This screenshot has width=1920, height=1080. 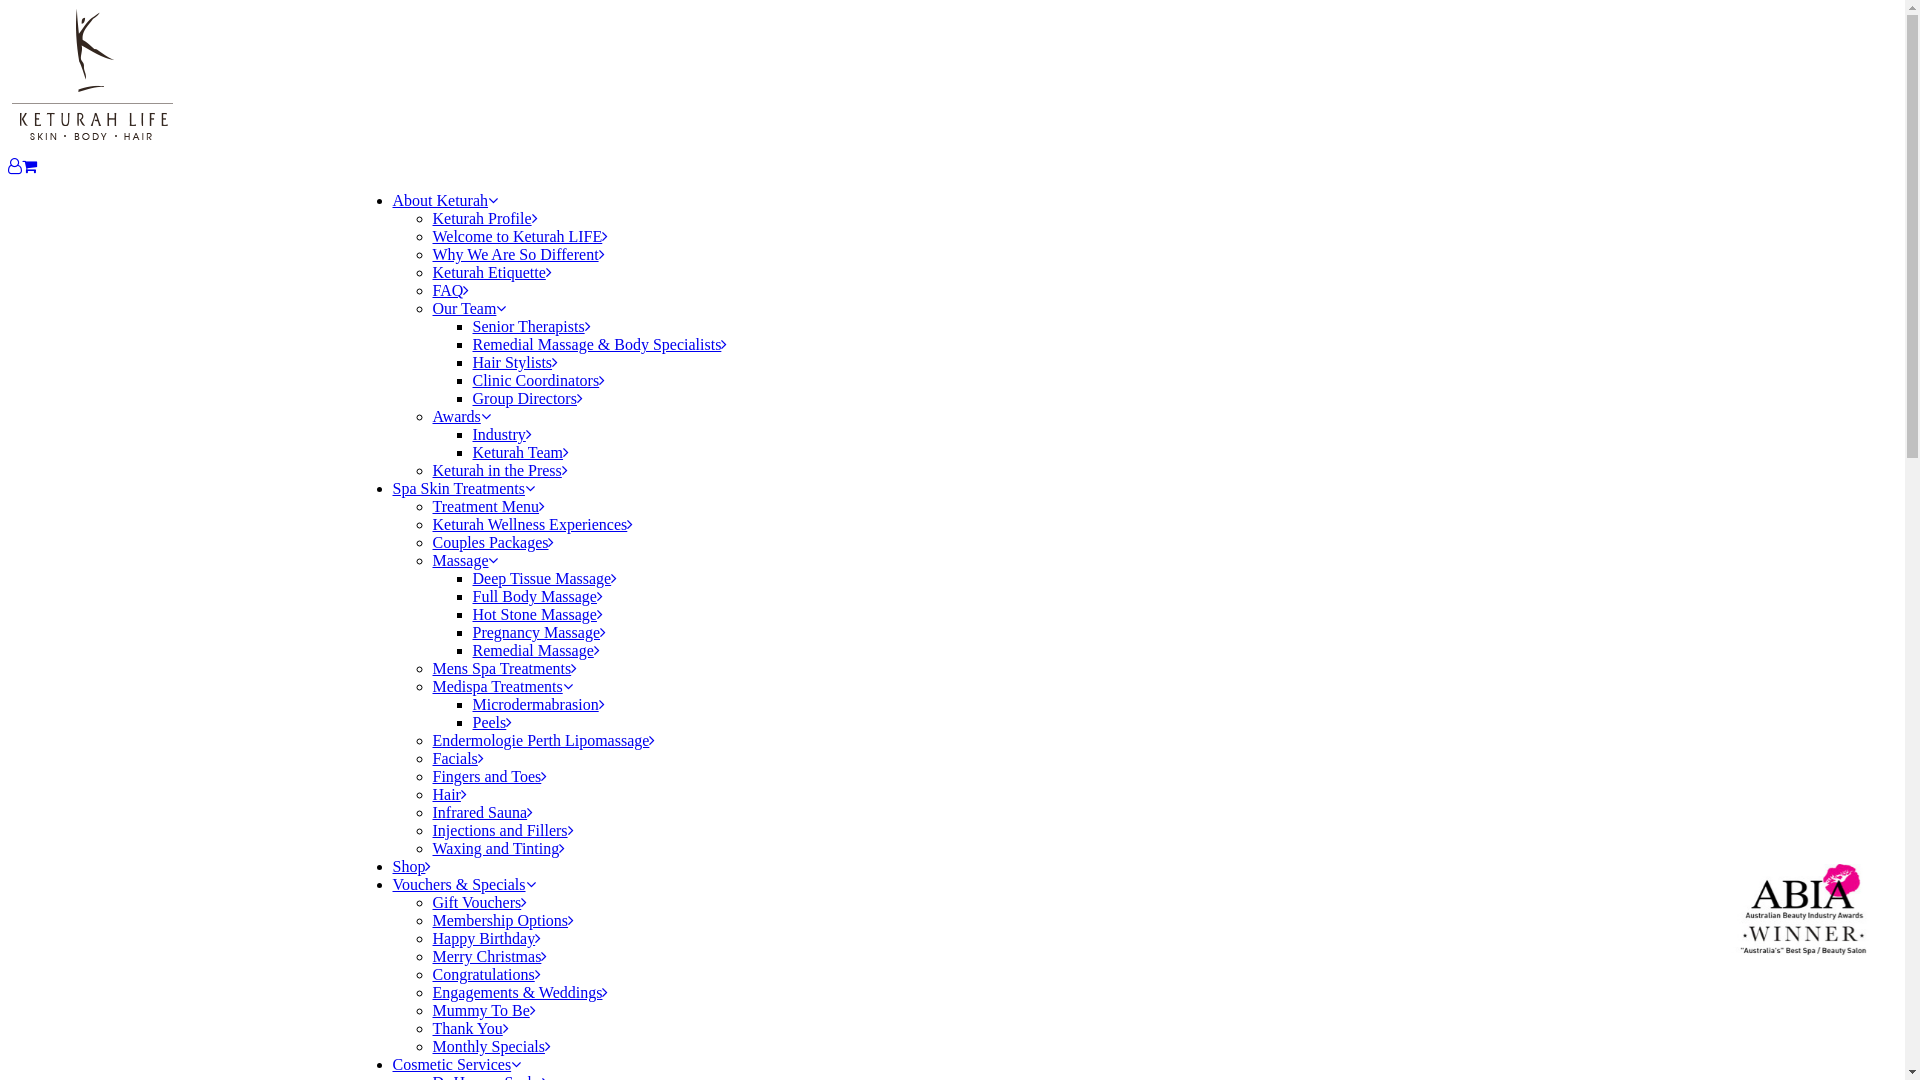 I want to click on 'Mummy To Be', so click(x=431, y=1010).